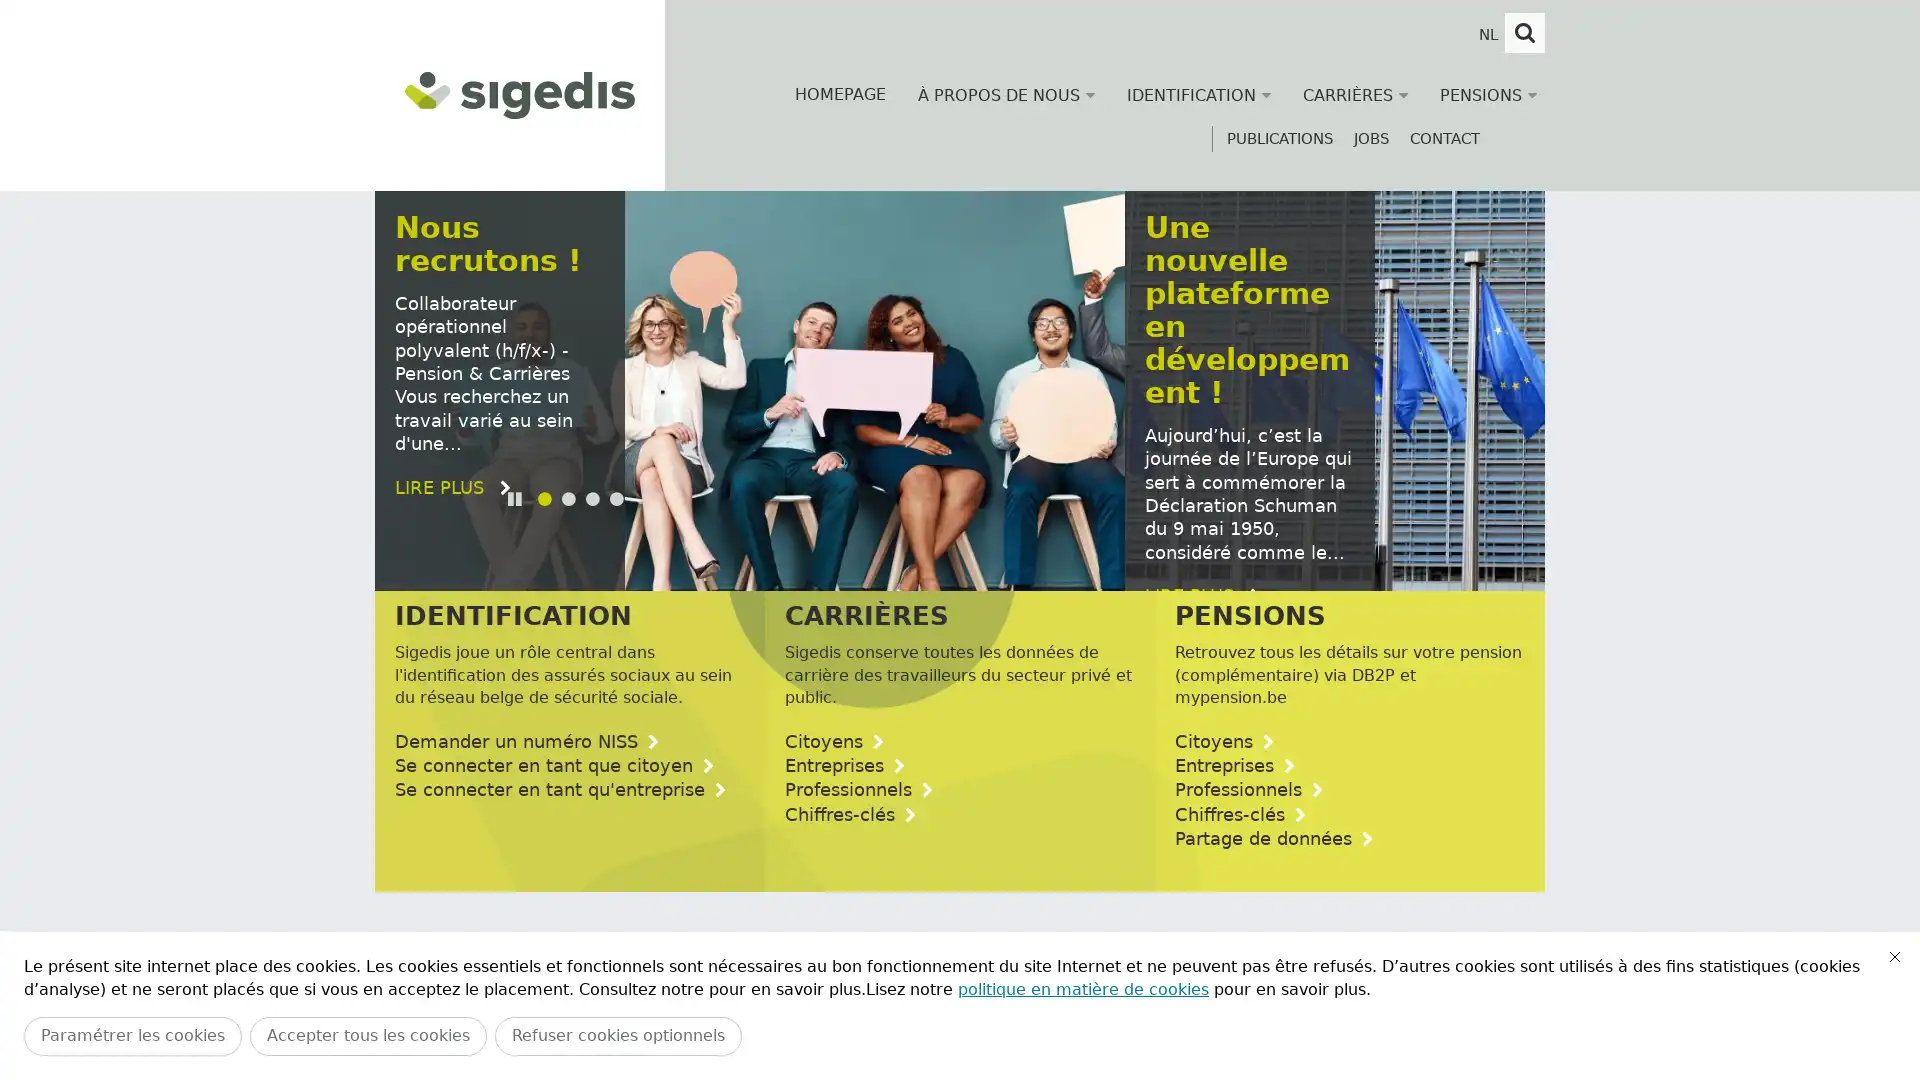 This screenshot has height=1080, width=1920. Describe the element at coordinates (1355, 95) in the screenshot. I see `CARRIERES` at that location.